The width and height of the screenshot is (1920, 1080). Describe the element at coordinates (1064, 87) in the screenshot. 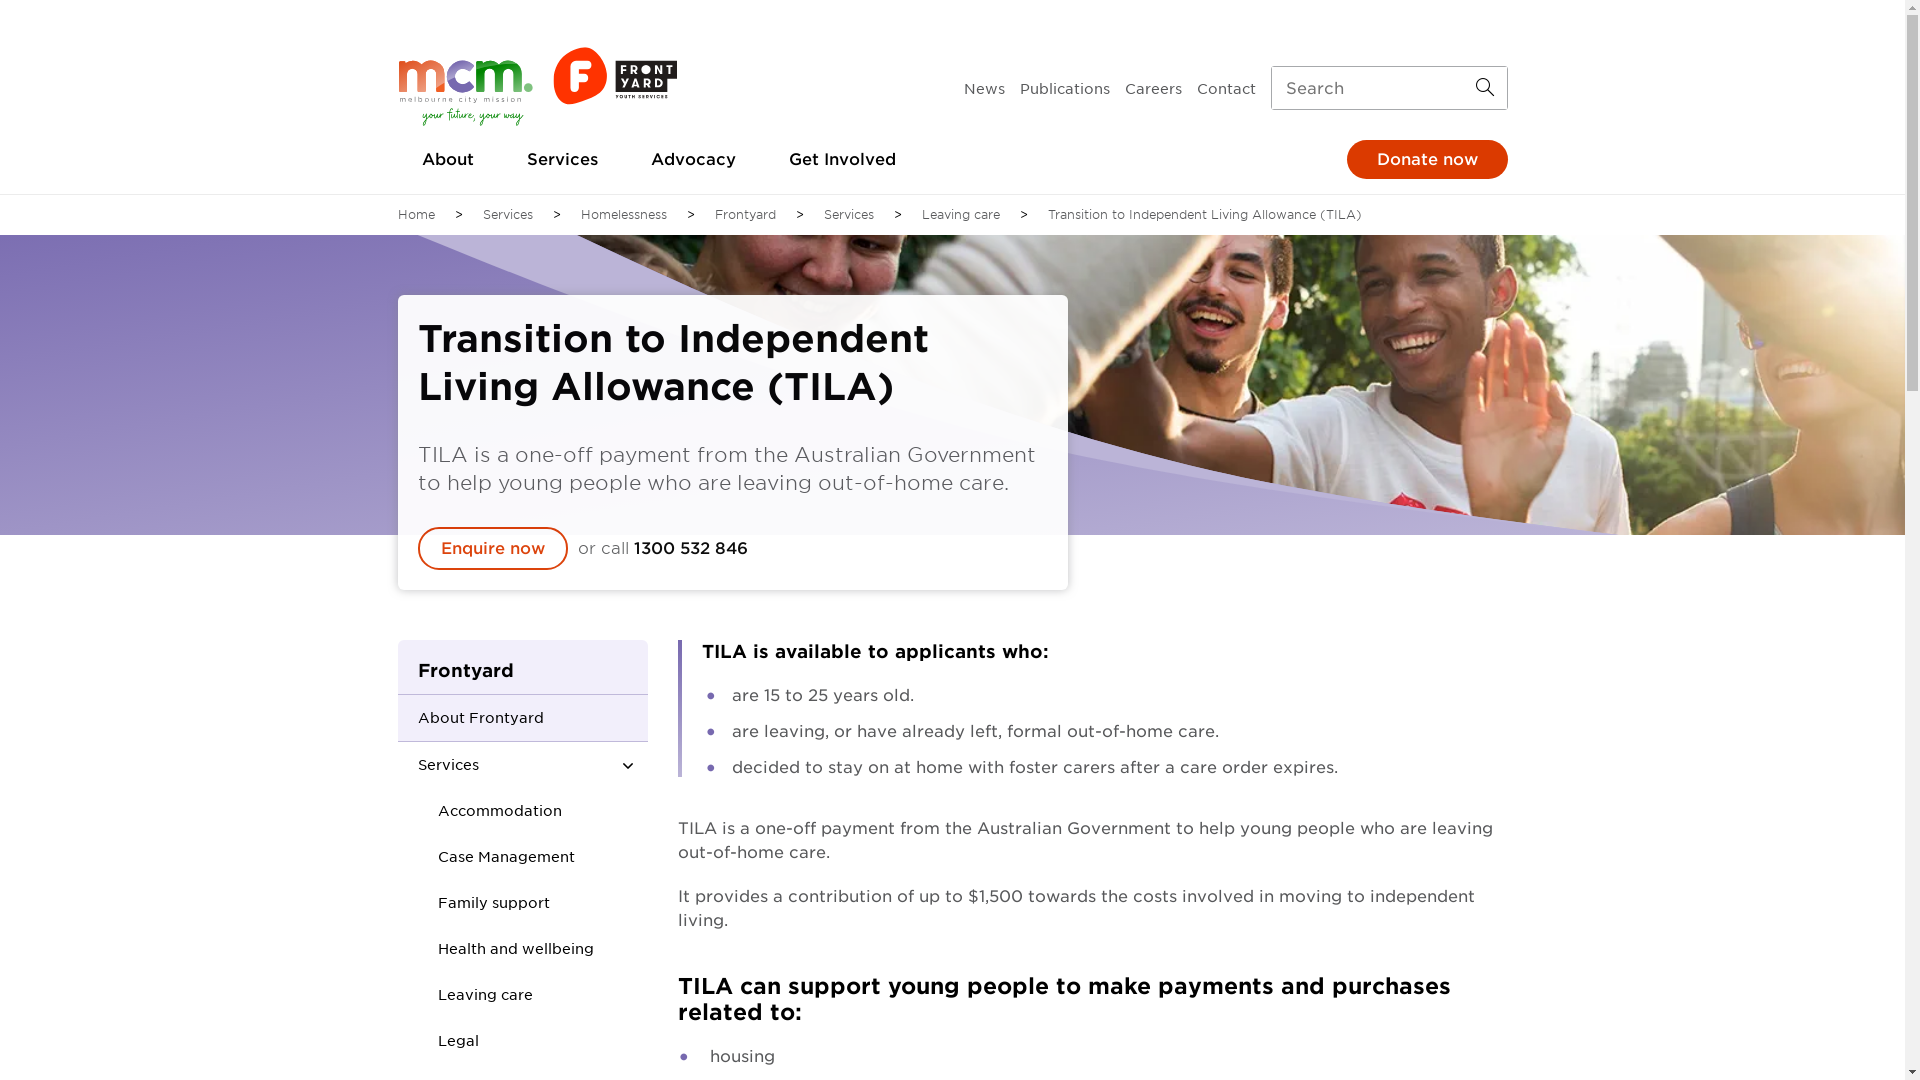

I see `'Publications'` at that location.